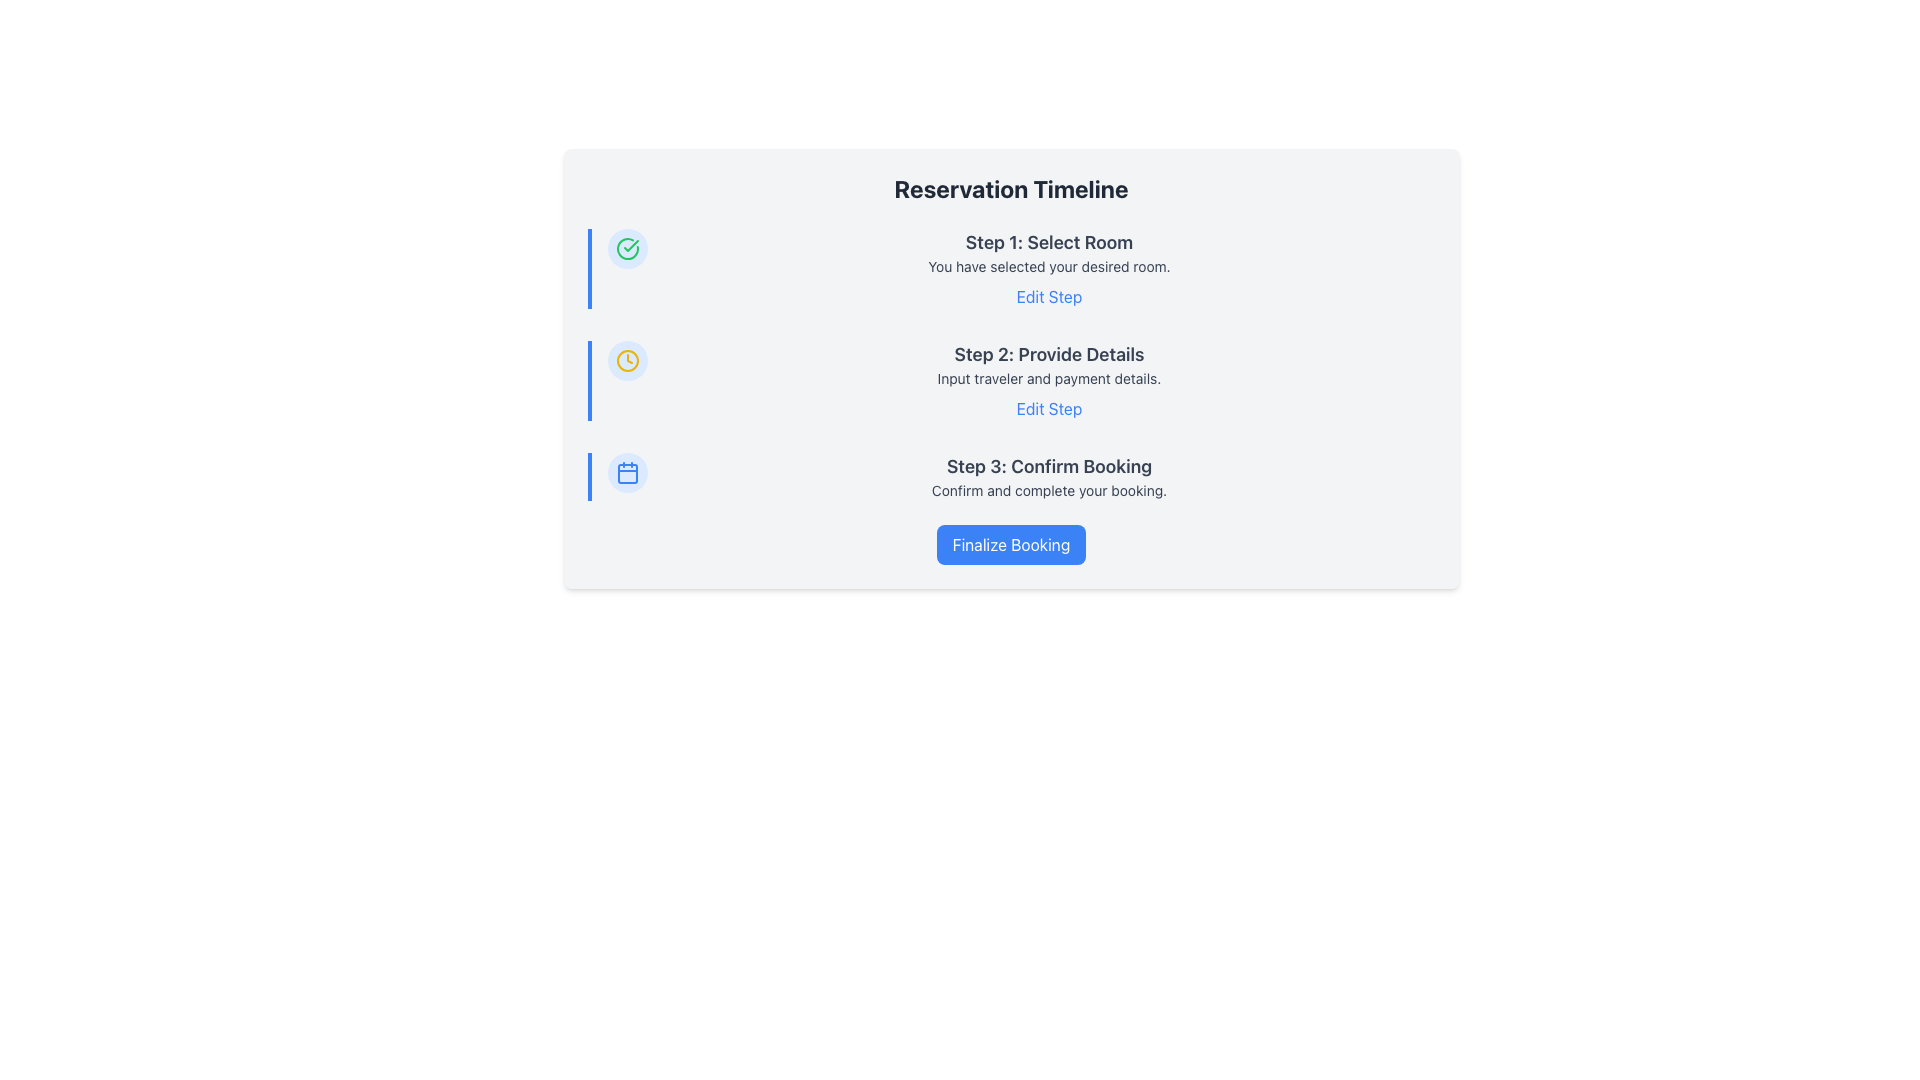 The image size is (1920, 1080). Describe the element at coordinates (629, 245) in the screenshot. I see `the completion indicator icon for the first step in the vertical timeline located near the 'Step 1: Select Room' text` at that location.